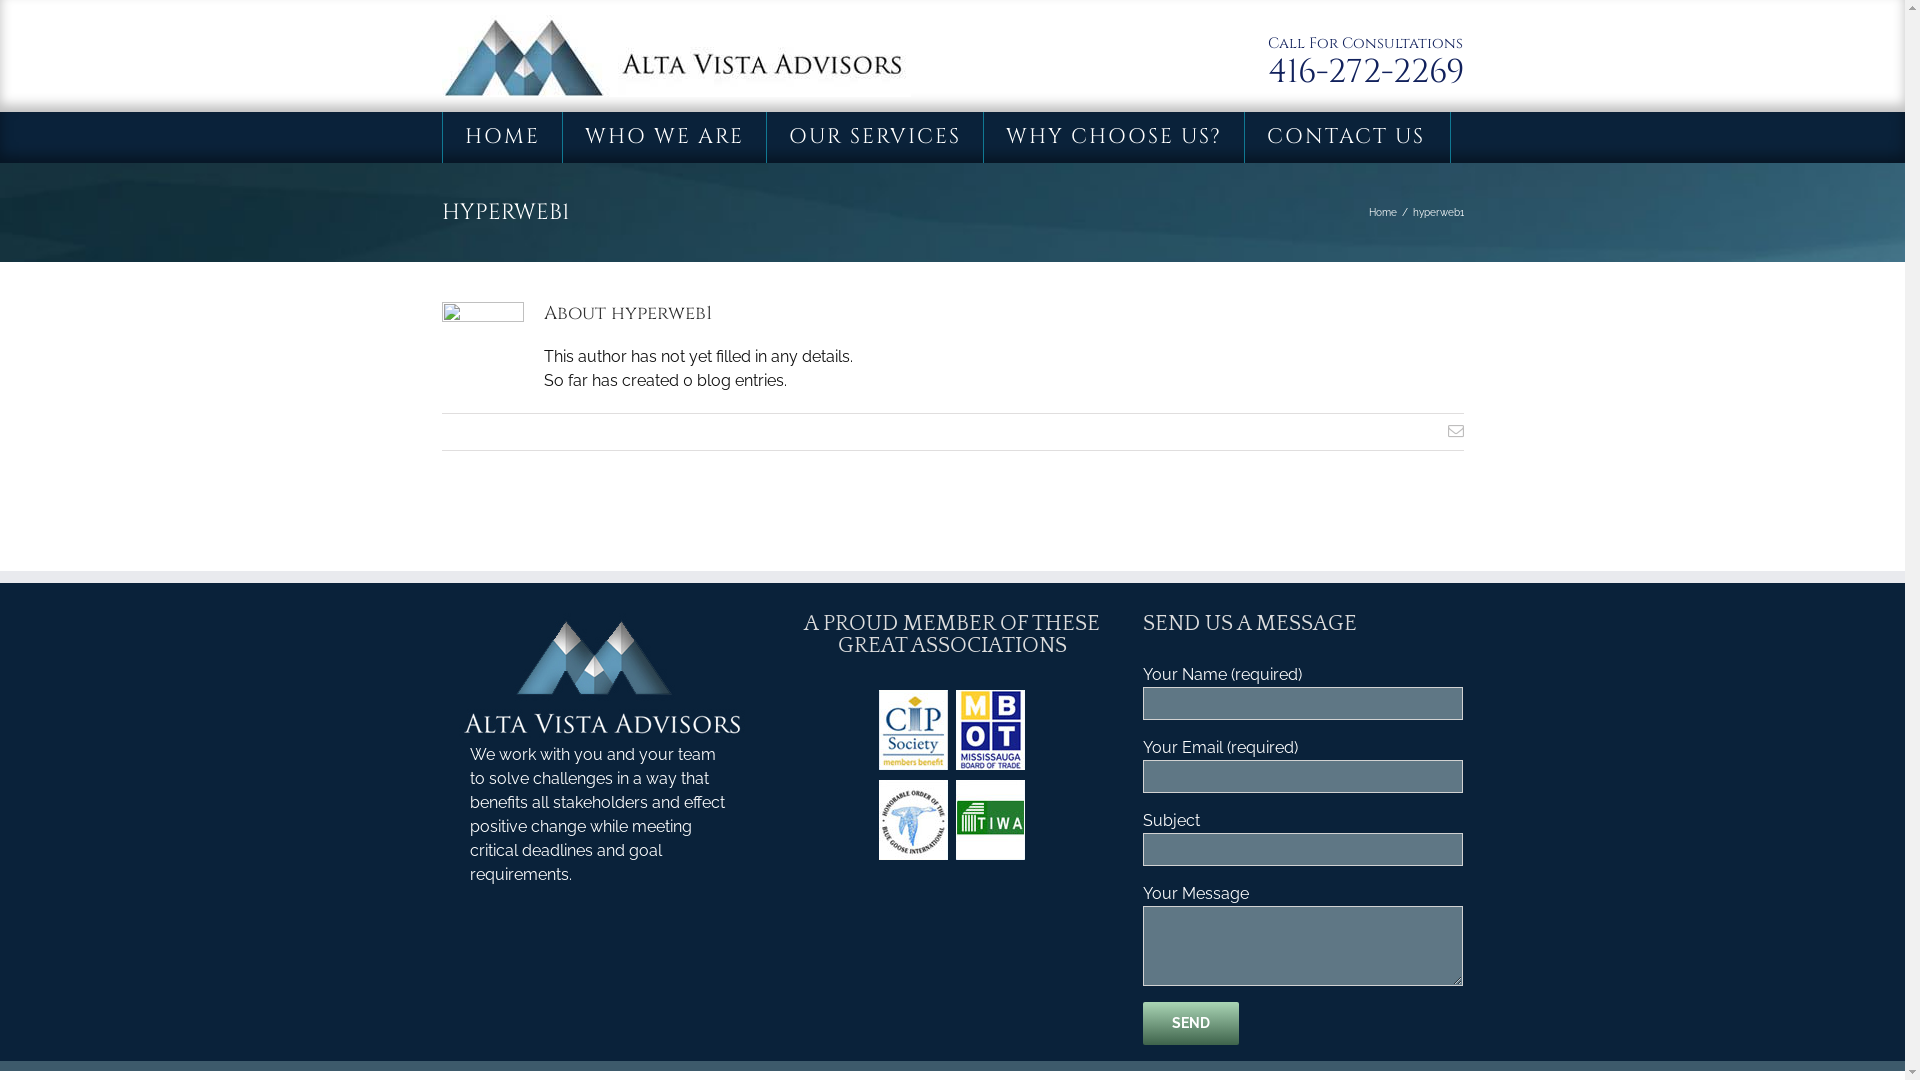 This screenshot has width=1920, height=1080. I want to click on 'HOME', so click(501, 136).